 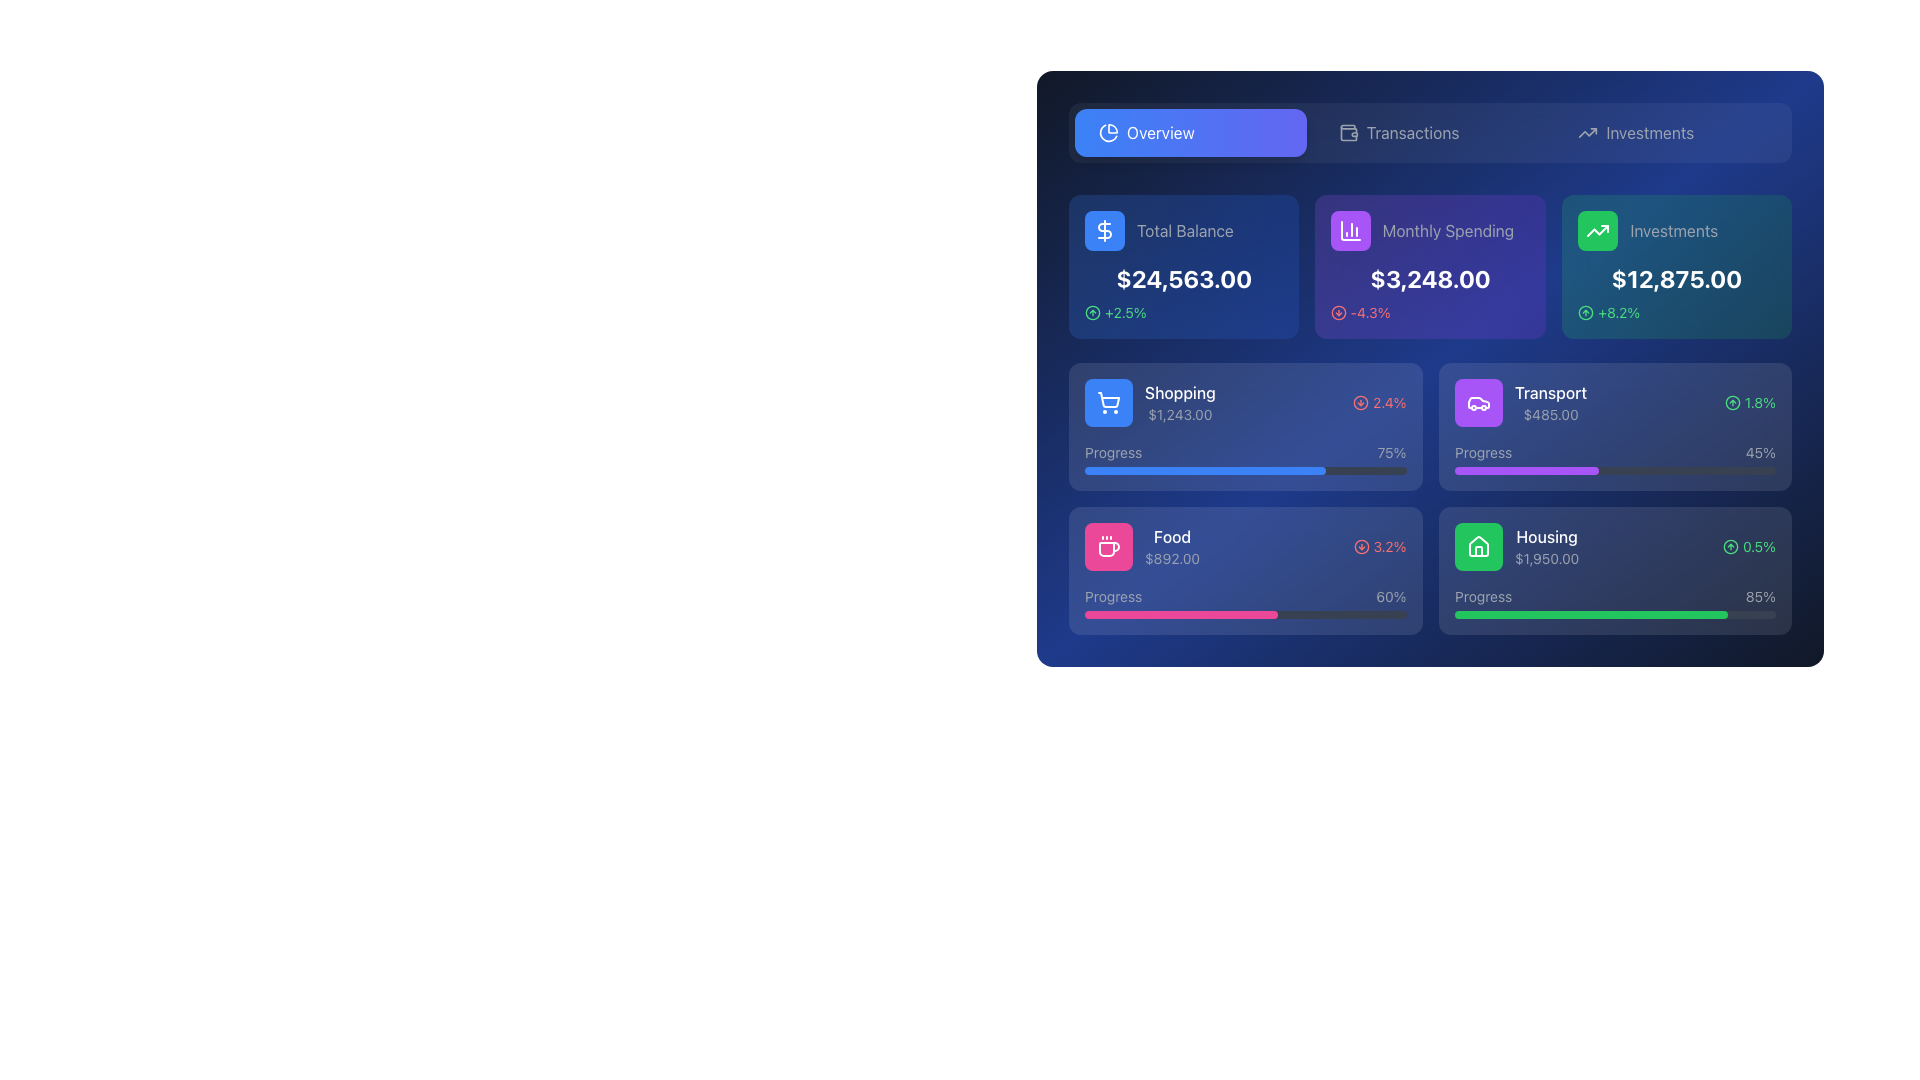 What do you see at coordinates (1676, 265) in the screenshot?
I see `the investment details by clicking on the rightmost card in the first row of the 3-column grid layout, which features a gradient background, a trending arrow icon, and displays the label 'Investments' along with a bold amount and percentage change` at bounding box center [1676, 265].